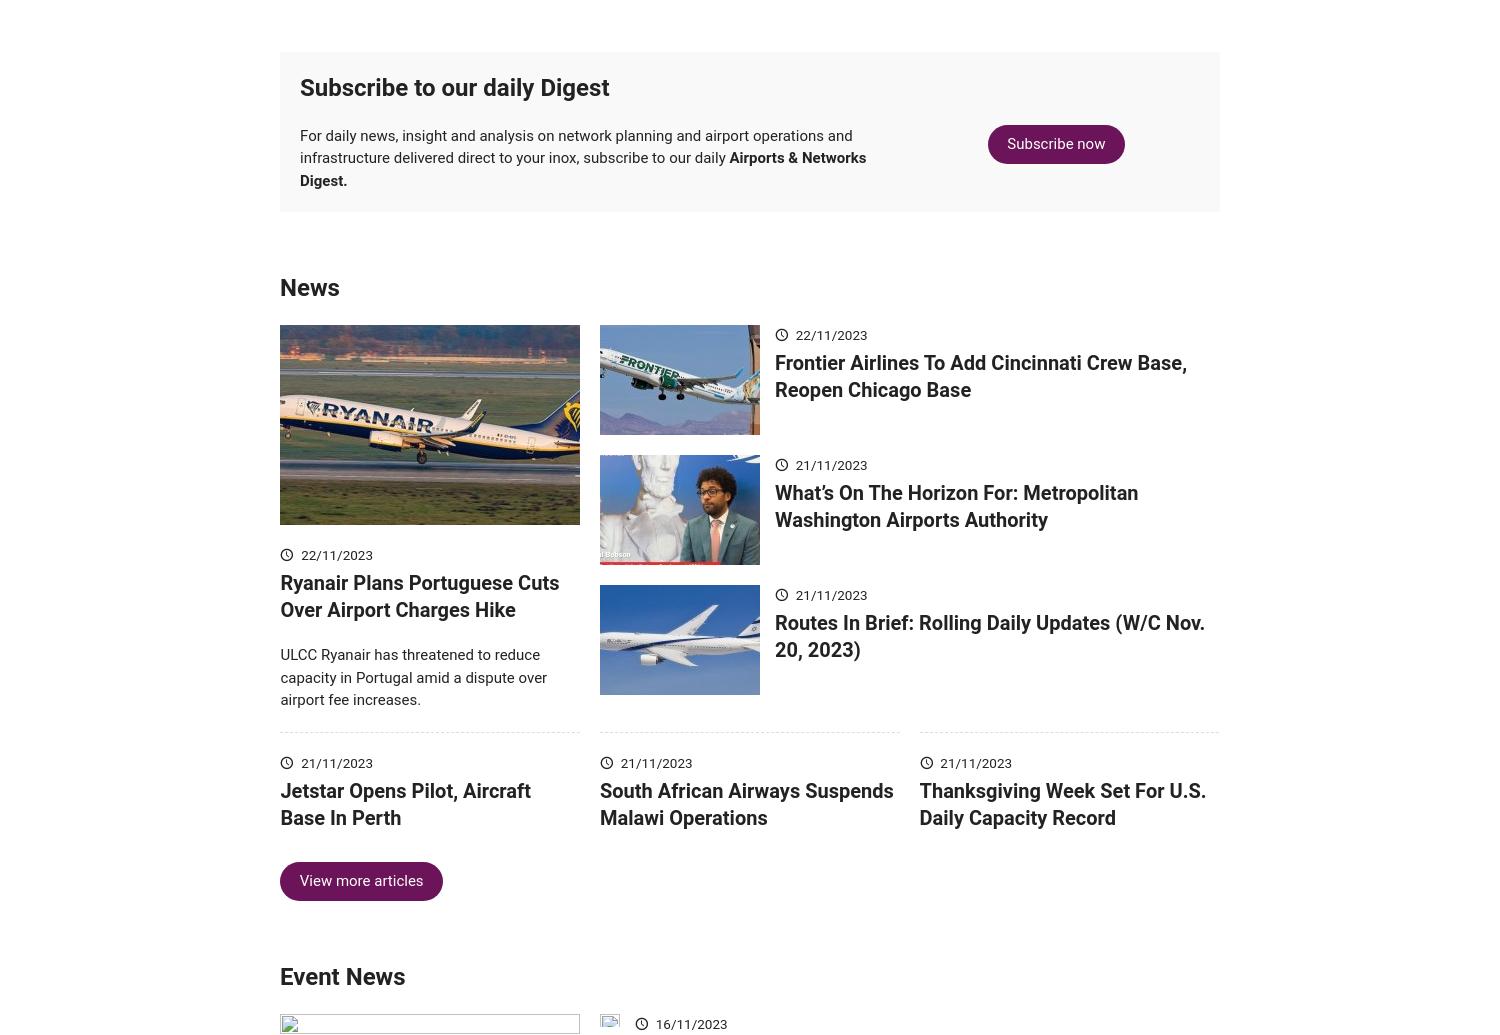 This screenshot has width=1500, height=1035. What do you see at coordinates (309, 317) in the screenshot?
I see `'News'` at bounding box center [309, 317].